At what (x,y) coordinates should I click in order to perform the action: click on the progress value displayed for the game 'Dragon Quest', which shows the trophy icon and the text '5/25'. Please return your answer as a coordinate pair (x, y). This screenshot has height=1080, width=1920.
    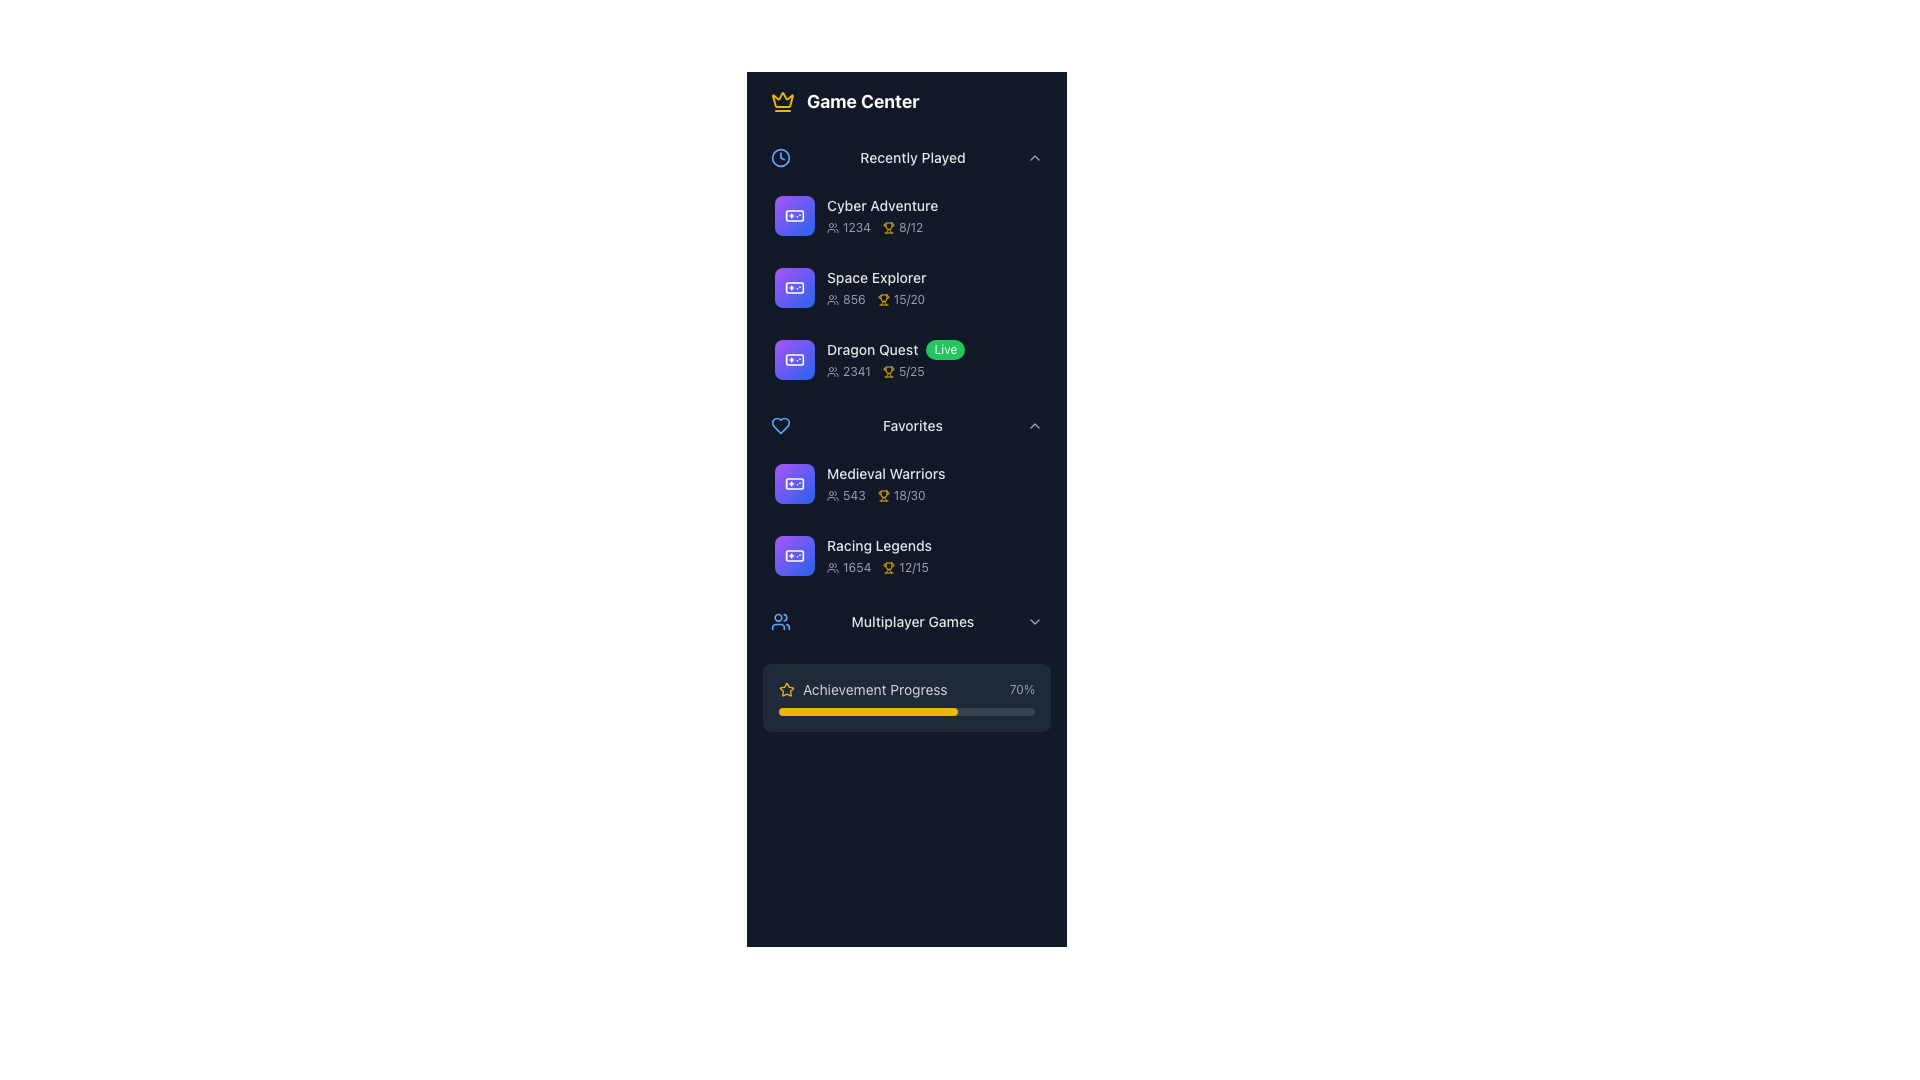
    Looking at the image, I should click on (902, 371).